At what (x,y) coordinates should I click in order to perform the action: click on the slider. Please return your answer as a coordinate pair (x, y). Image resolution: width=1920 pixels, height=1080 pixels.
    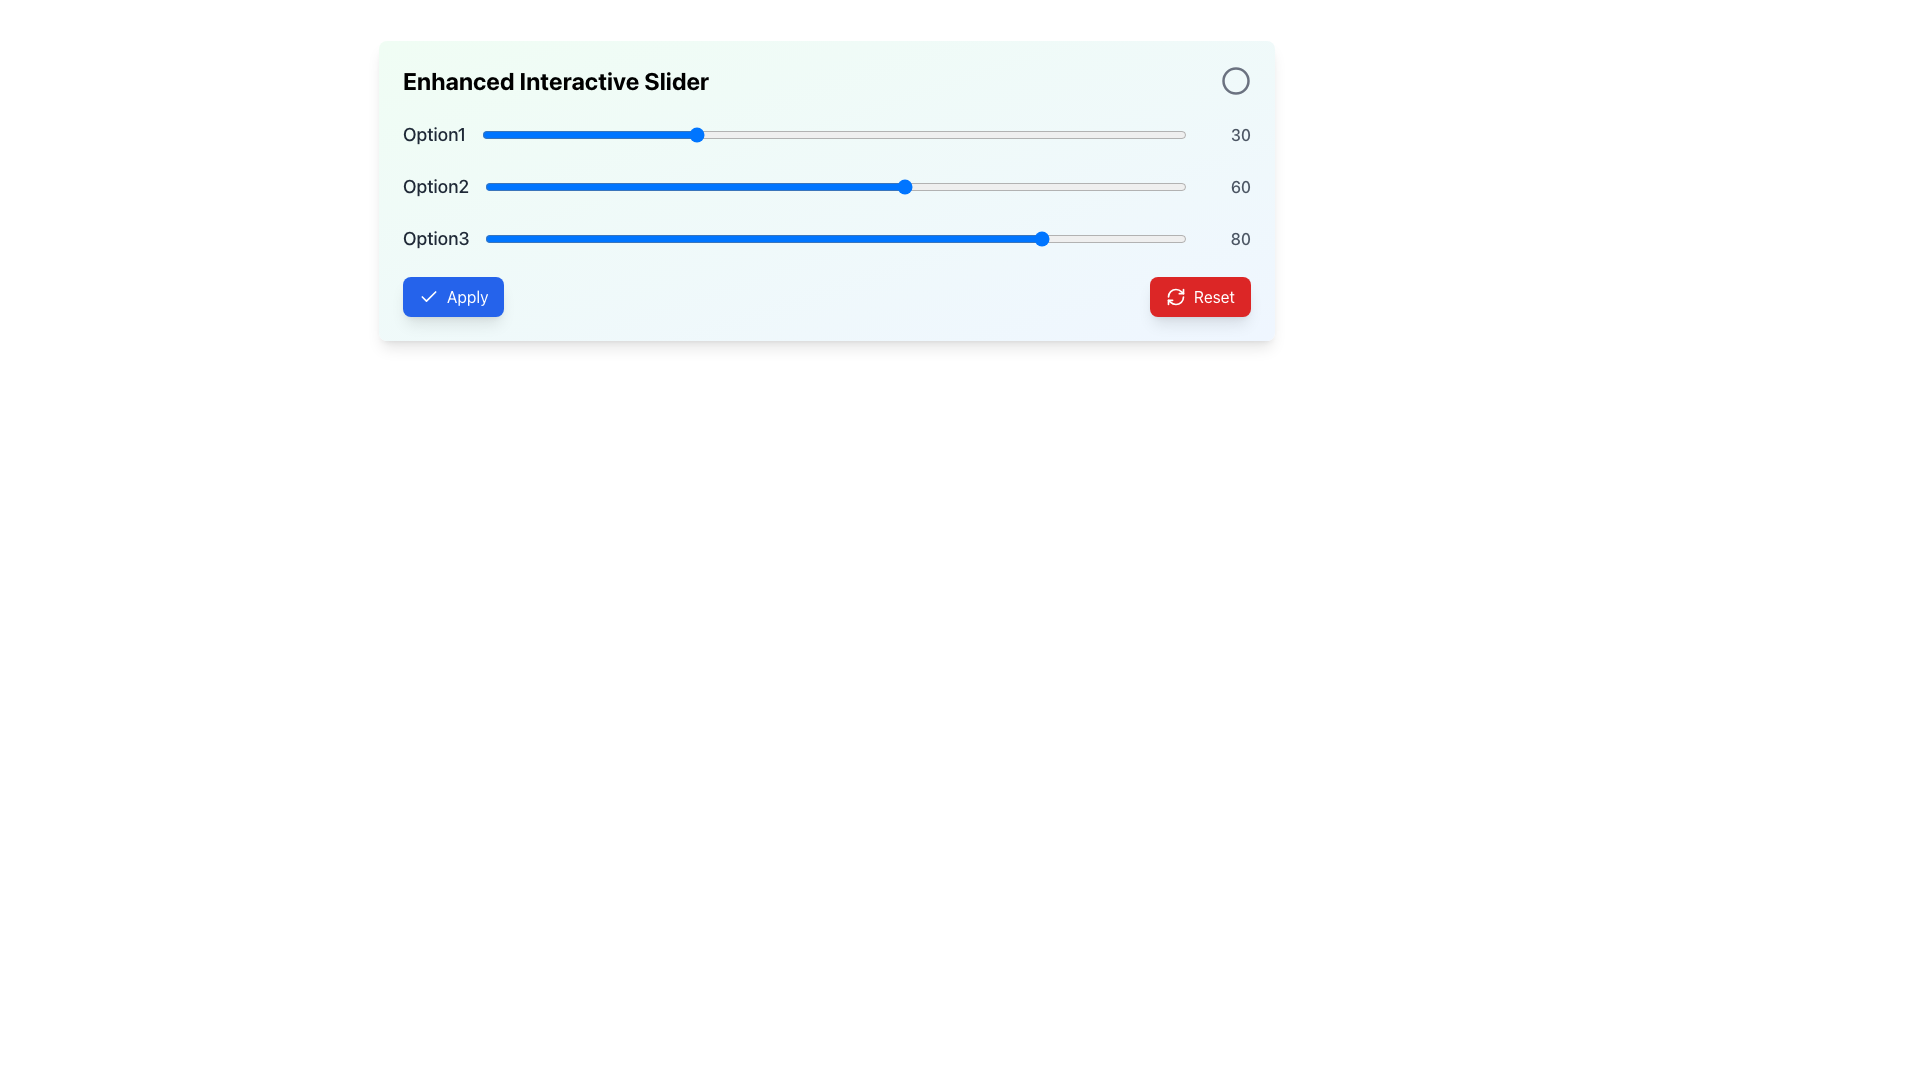
    Looking at the image, I should click on (545, 135).